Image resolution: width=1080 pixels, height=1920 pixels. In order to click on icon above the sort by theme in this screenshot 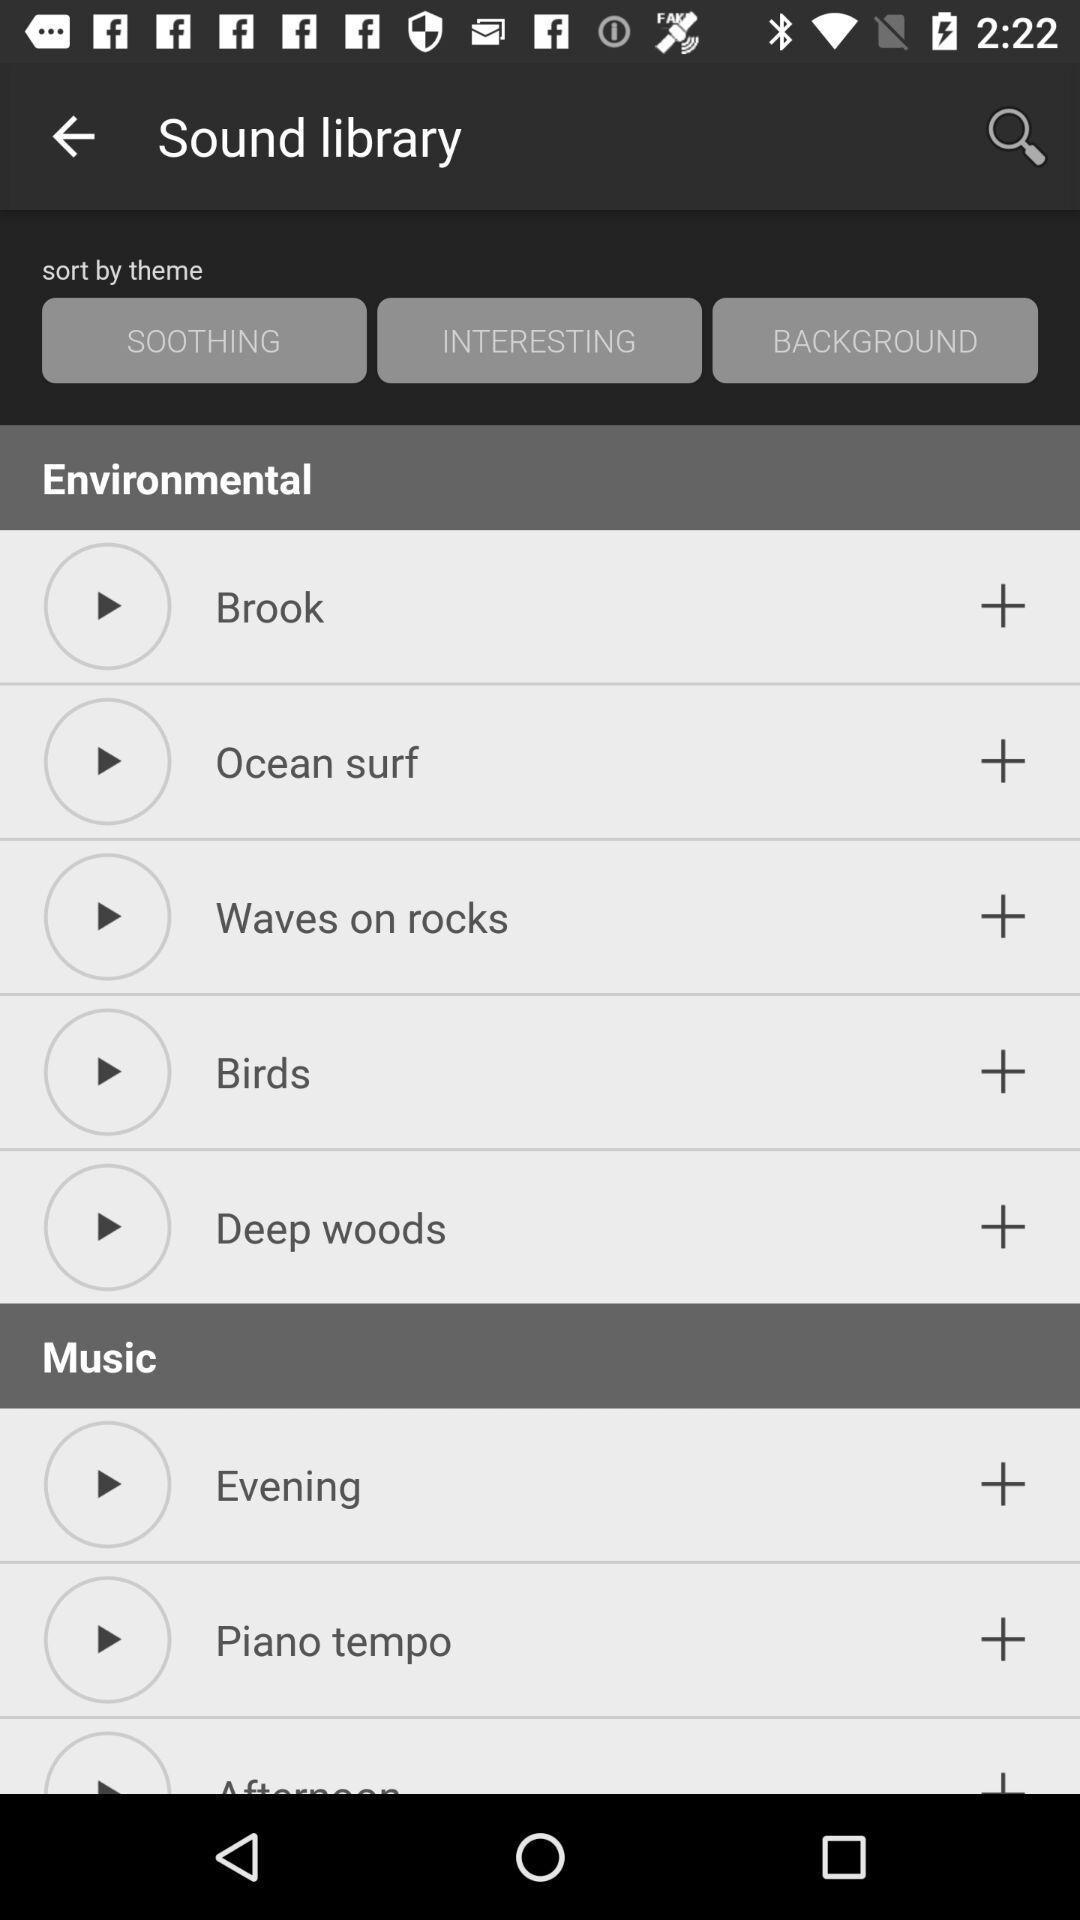, I will do `click(72, 135)`.